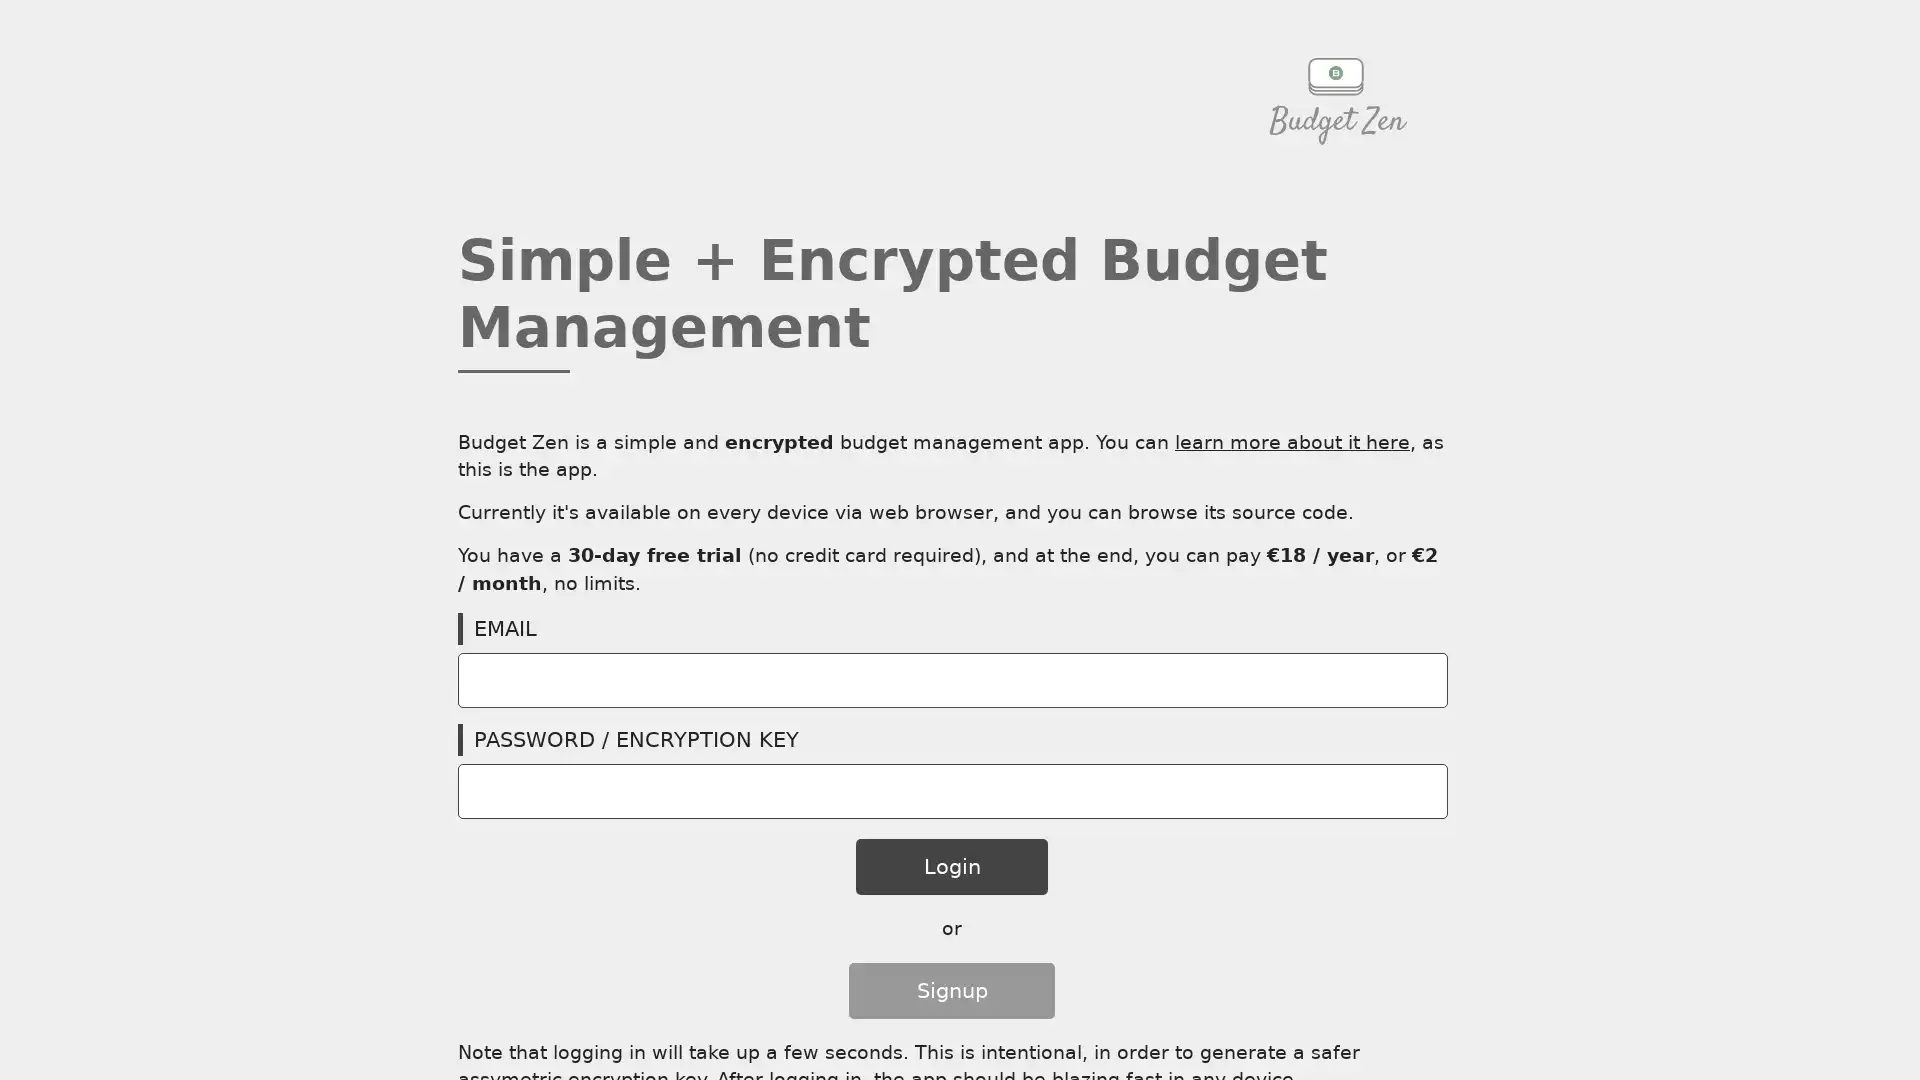 The width and height of the screenshot is (1920, 1080). Describe the element at coordinates (950, 990) in the screenshot. I see `Signup` at that location.